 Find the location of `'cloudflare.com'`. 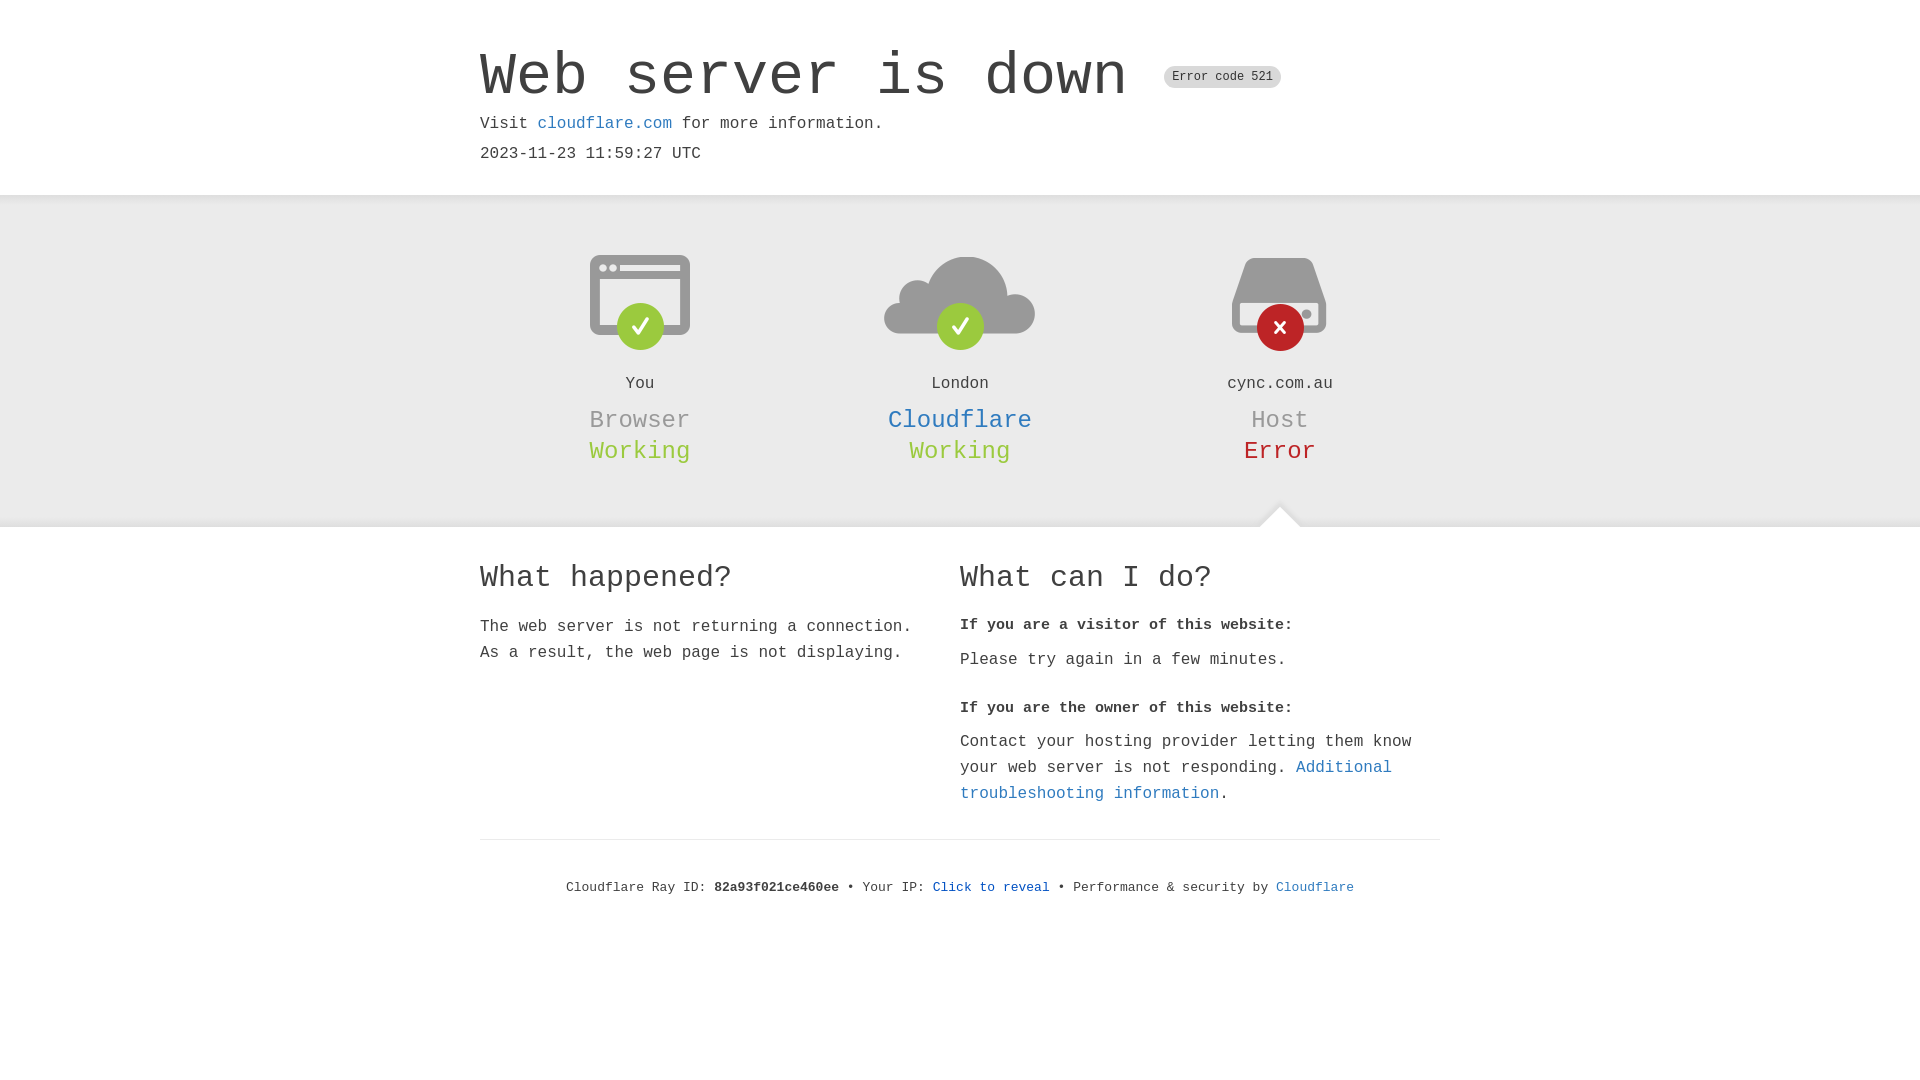

'cloudflare.com' is located at coordinates (603, 123).